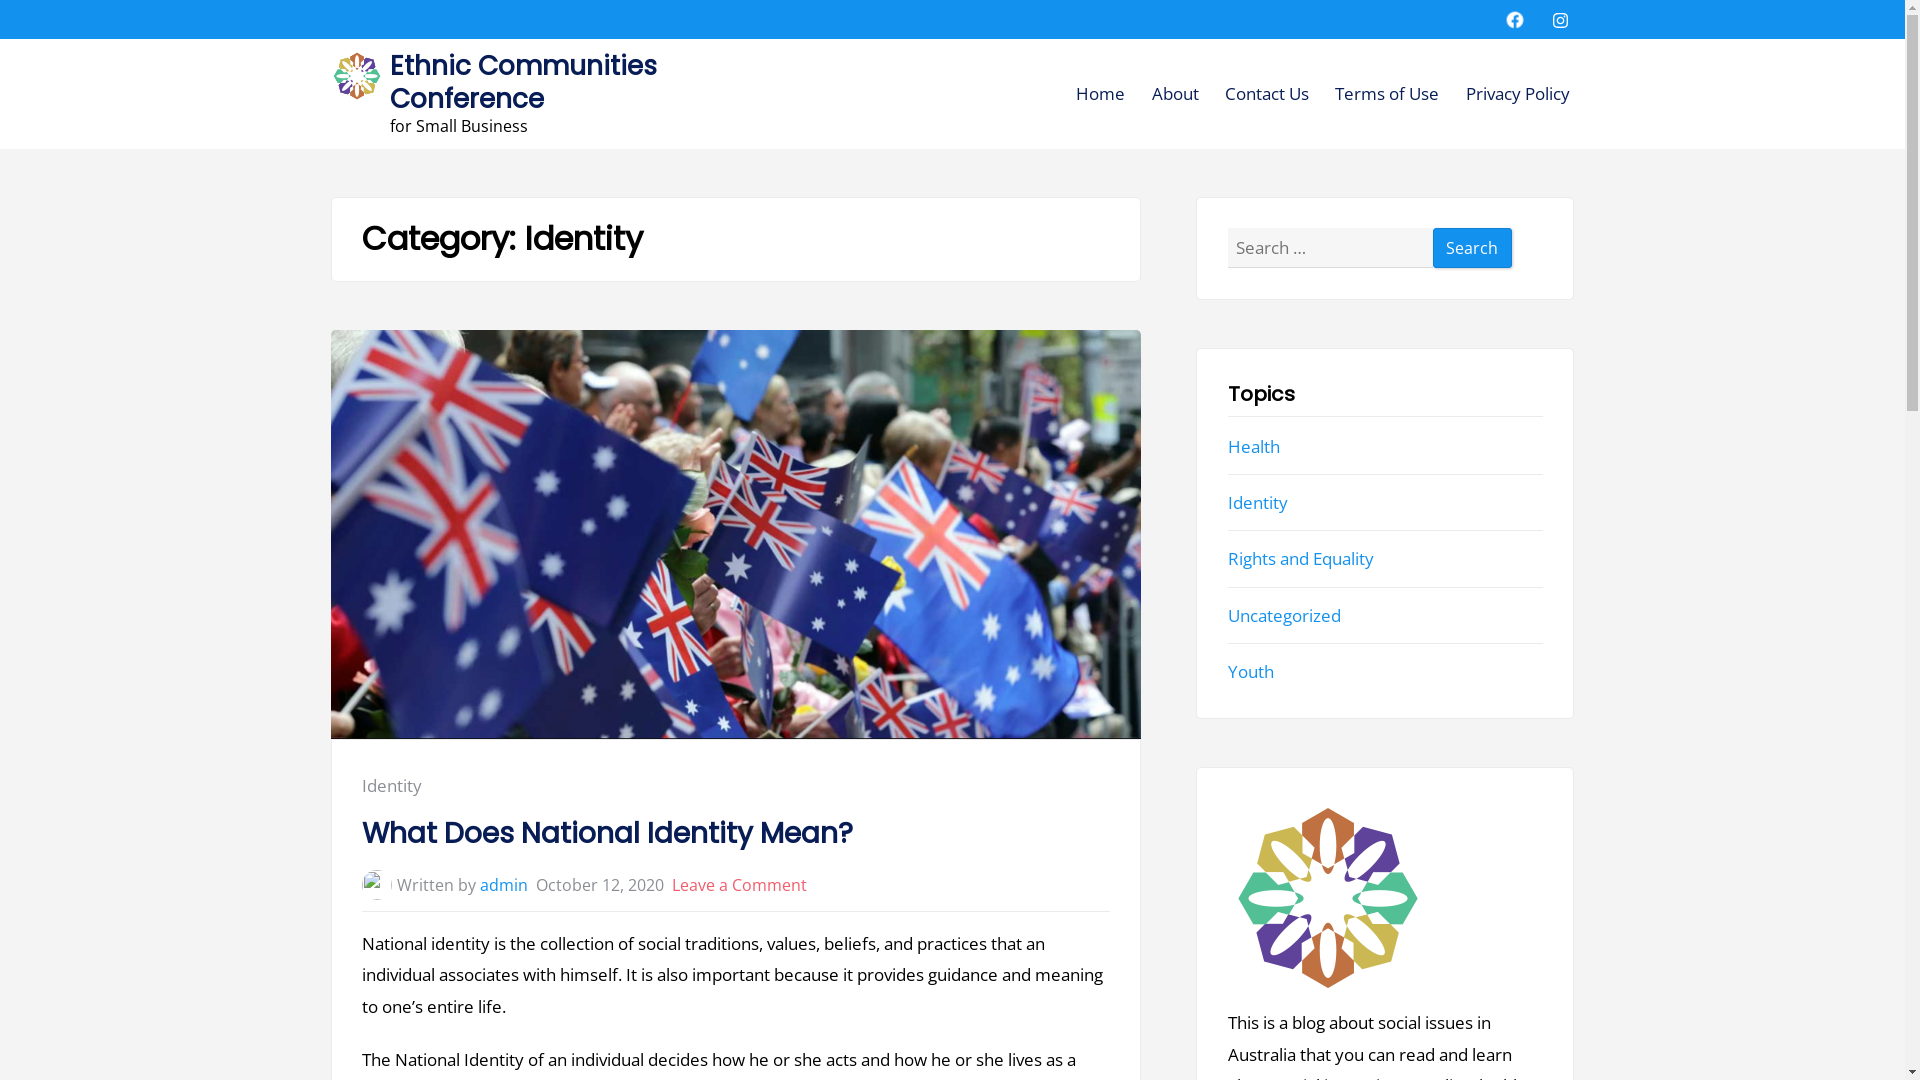  What do you see at coordinates (1517, 93) in the screenshot?
I see `'Privacy Policy'` at bounding box center [1517, 93].